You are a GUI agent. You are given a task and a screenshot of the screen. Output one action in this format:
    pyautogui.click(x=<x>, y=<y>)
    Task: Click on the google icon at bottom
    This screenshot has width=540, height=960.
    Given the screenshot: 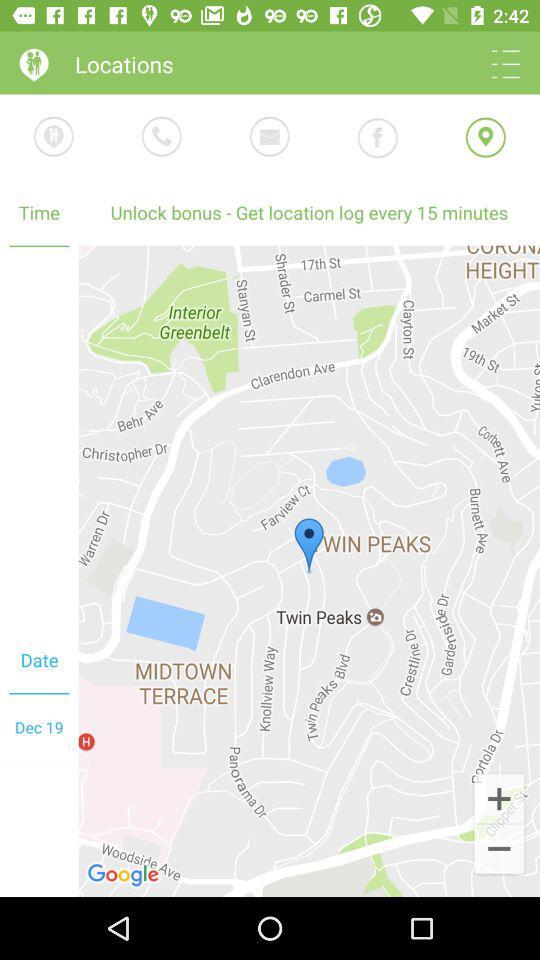 What is the action you would take?
    pyautogui.click(x=125, y=874)
    